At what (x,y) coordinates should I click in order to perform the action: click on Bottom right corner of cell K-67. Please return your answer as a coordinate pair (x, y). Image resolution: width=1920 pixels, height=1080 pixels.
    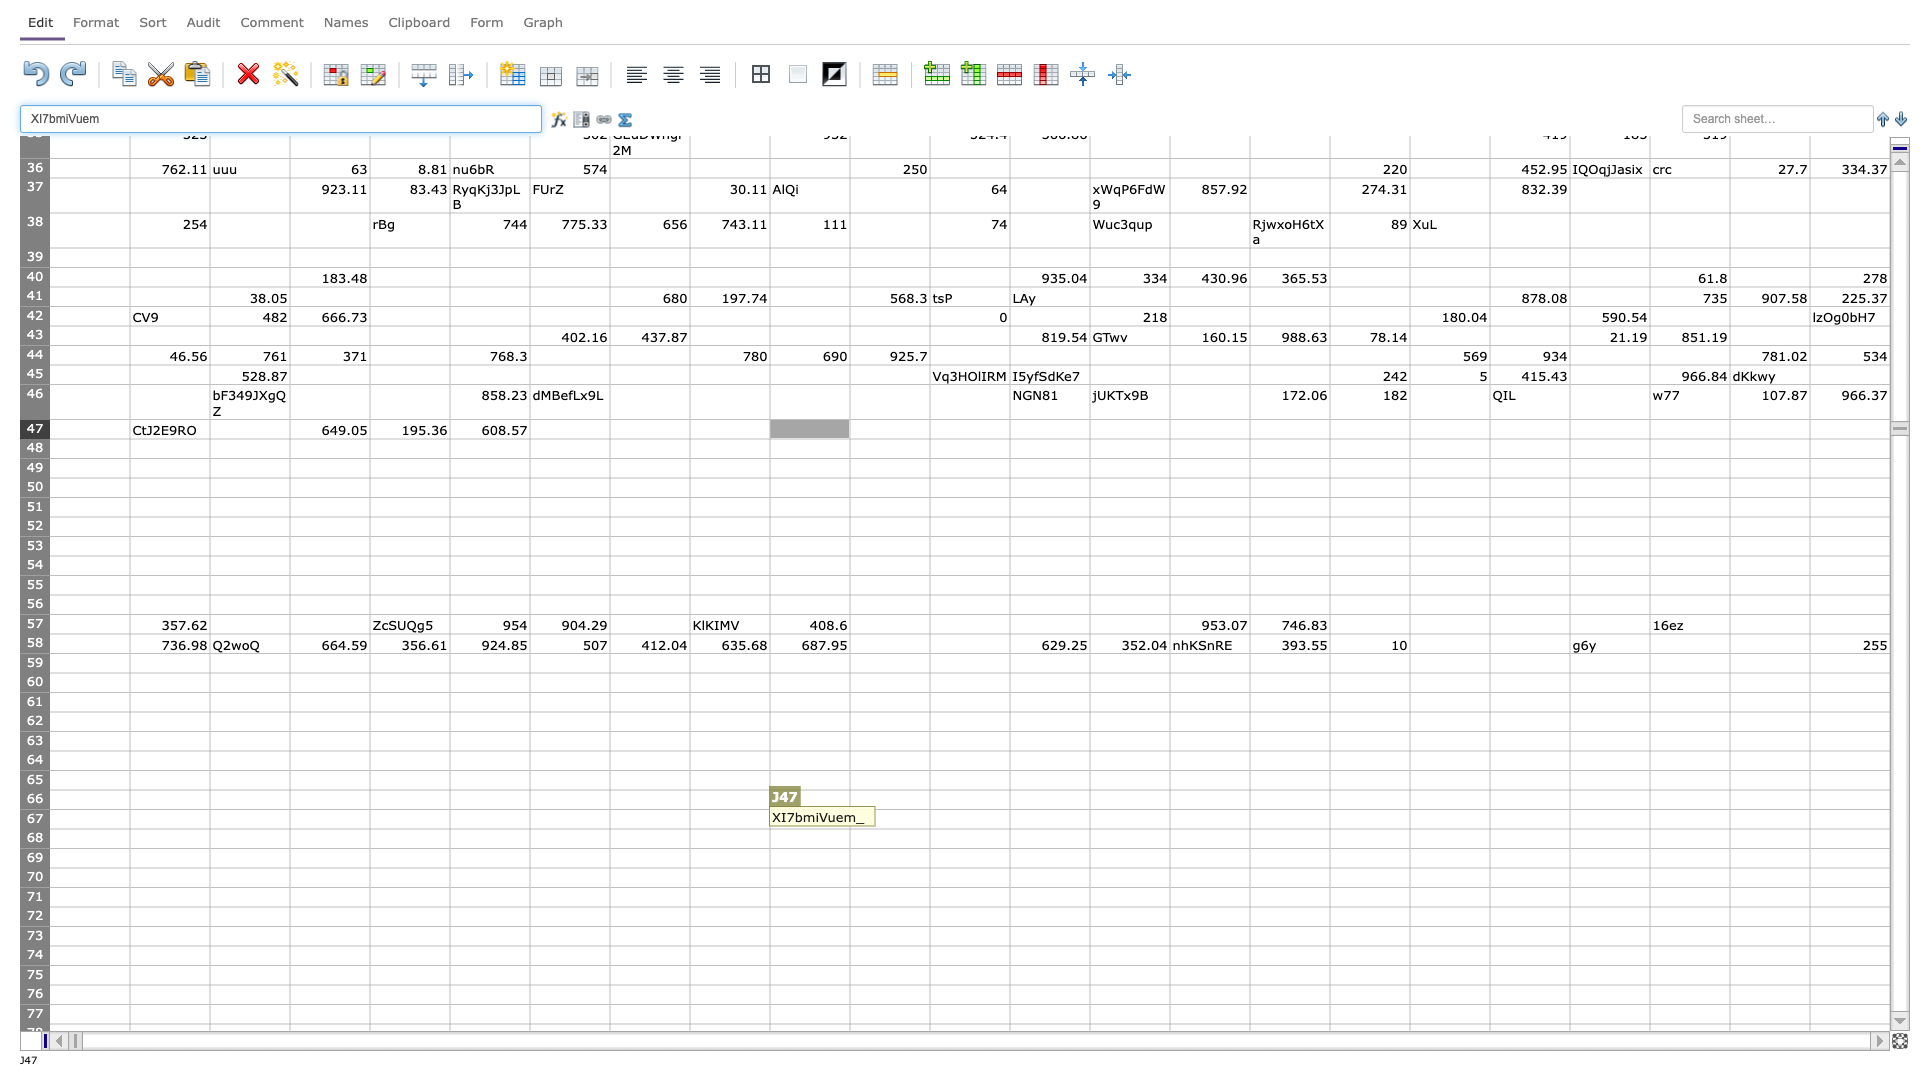
    Looking at the image, I should click on (929, 829).